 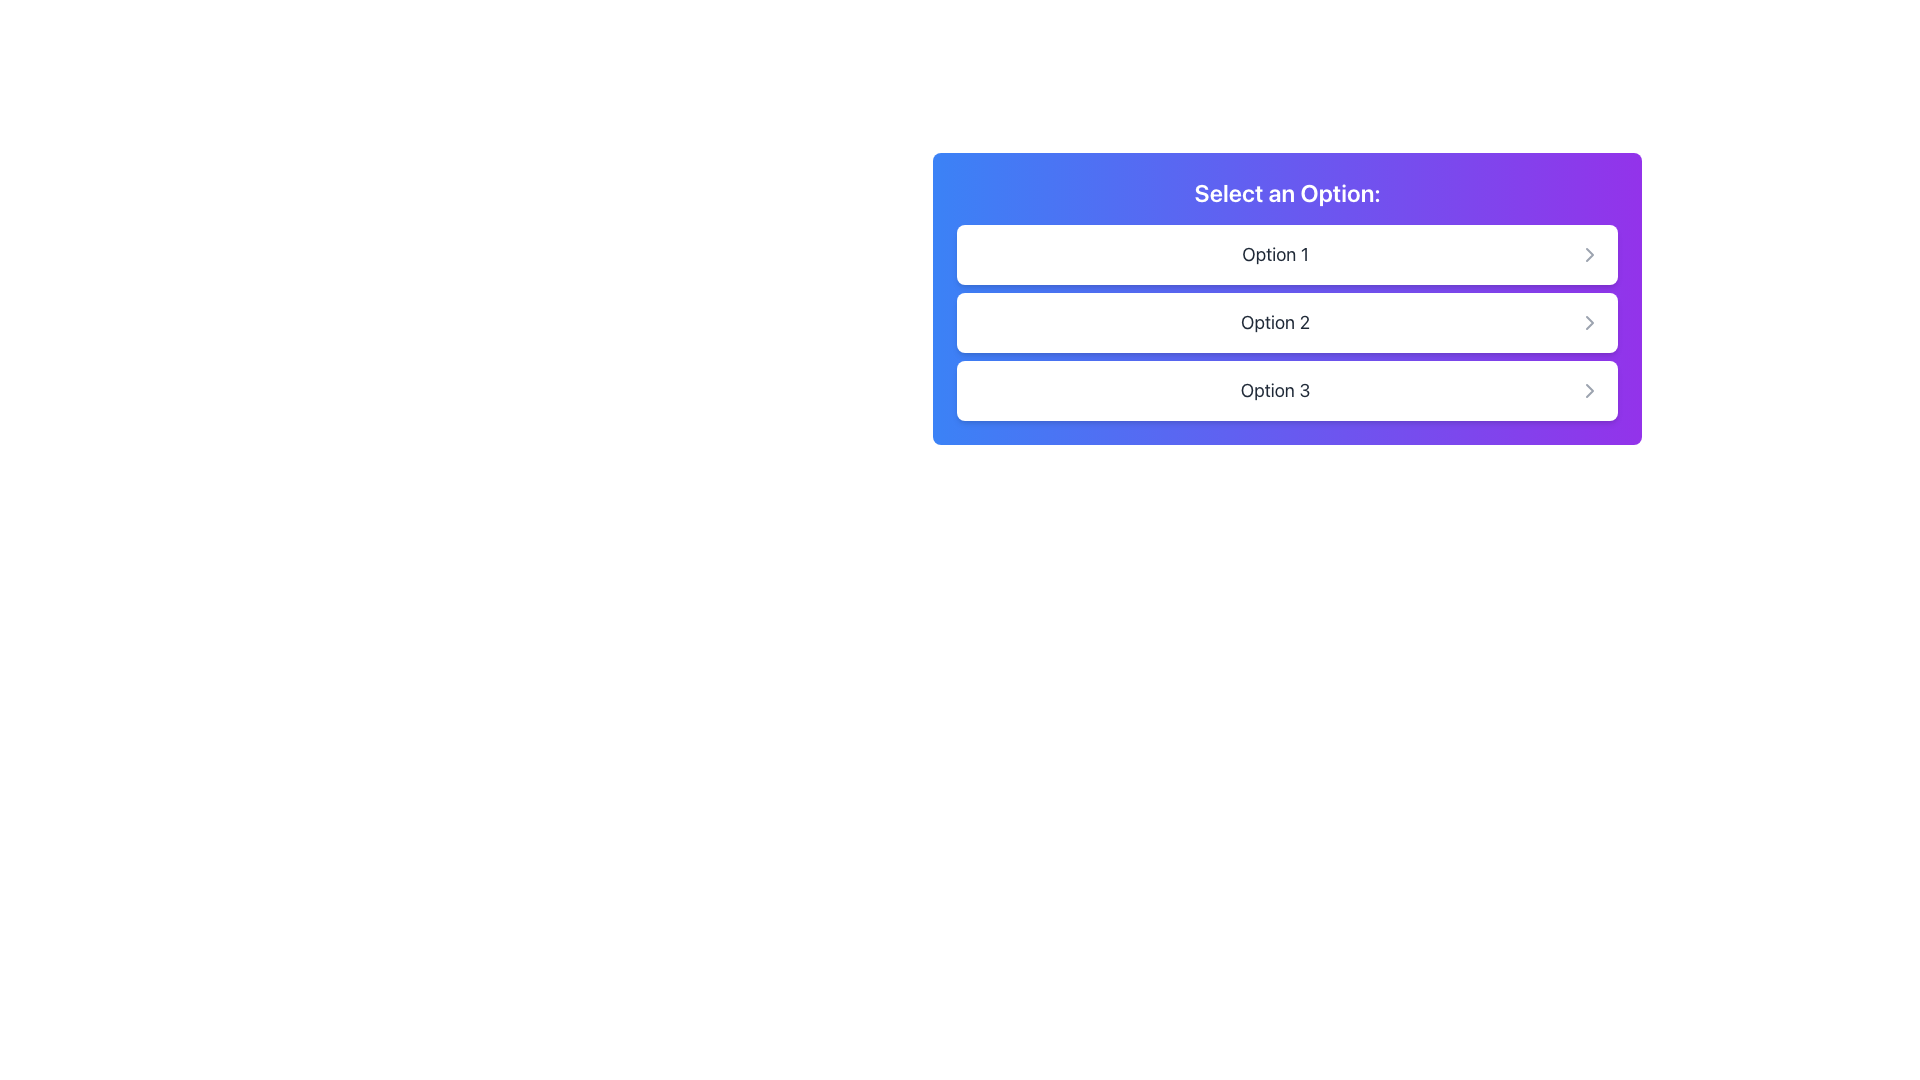 What do you see at coordinates (1588, 253) in the screenshot?
I see `the Chevron Right icon located at the rightmost position of the 'Option 1' button` at bounding box center [1588, 253].